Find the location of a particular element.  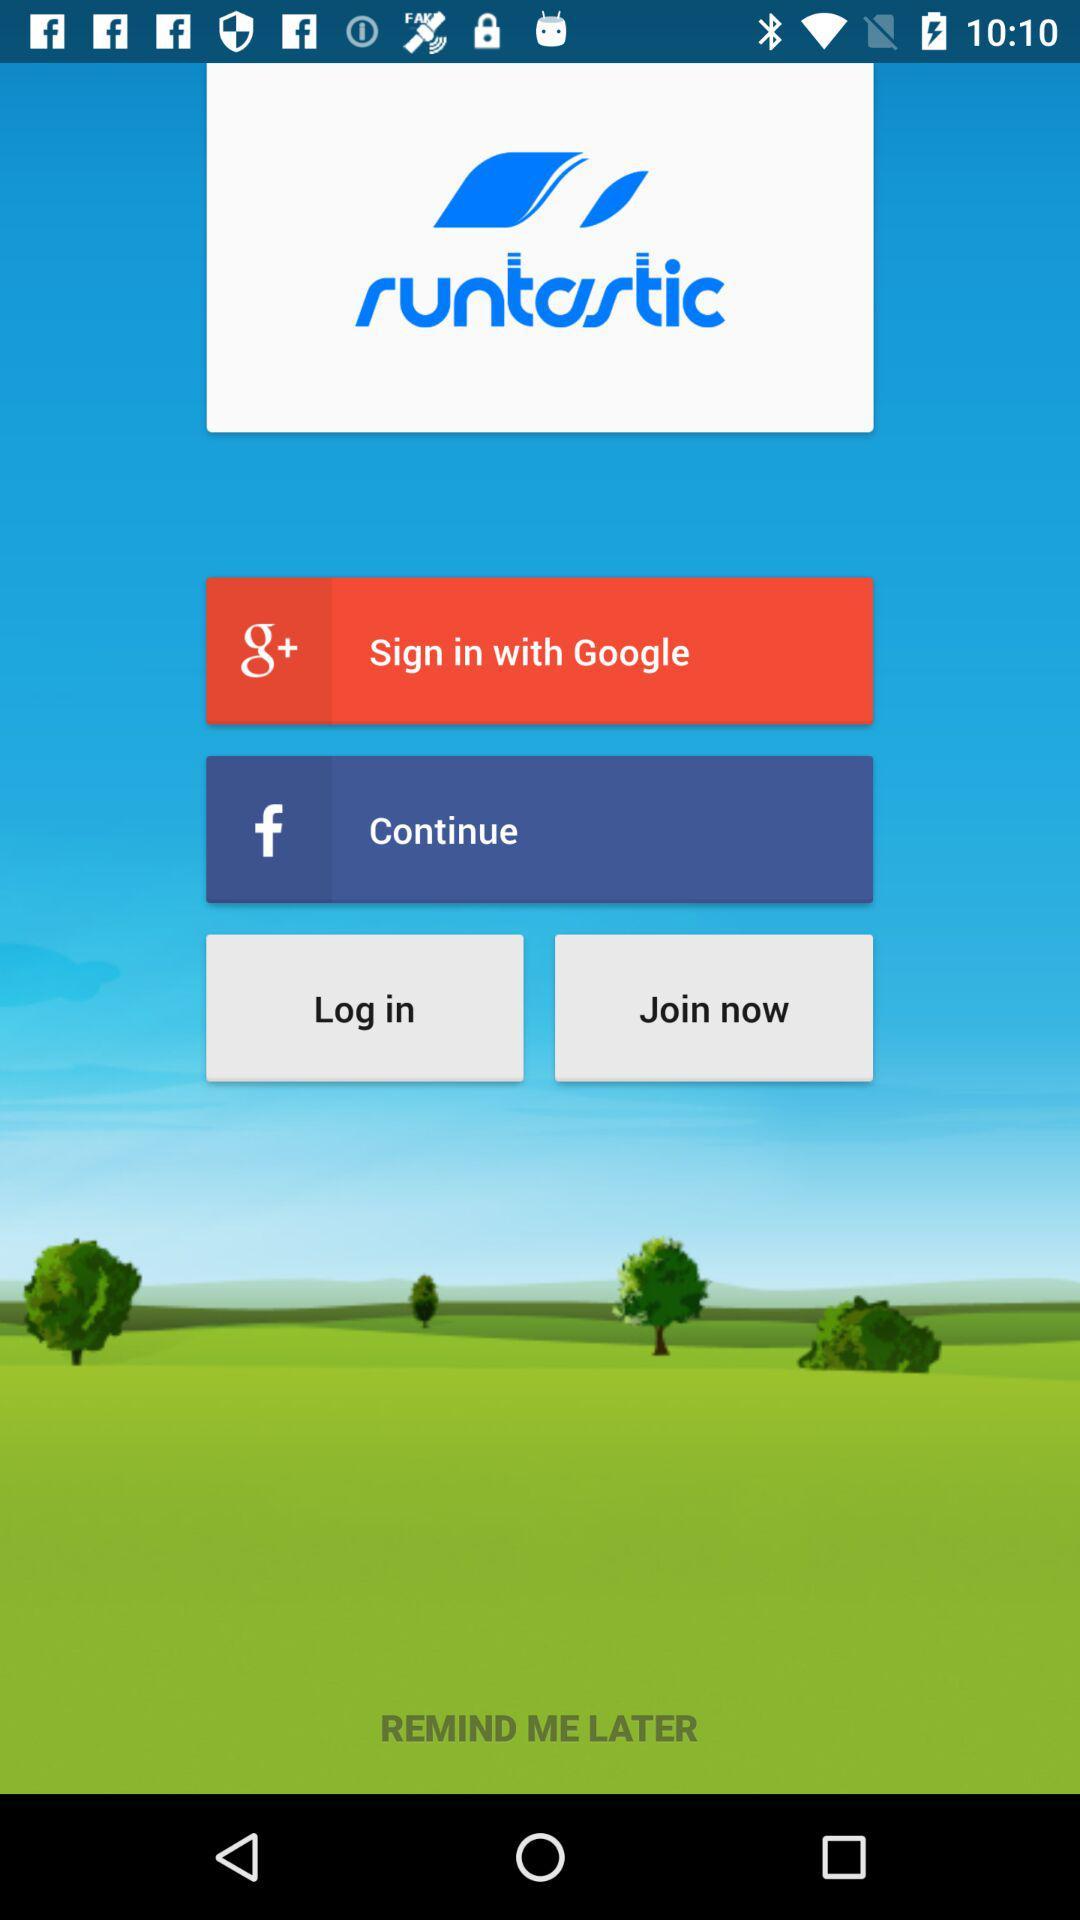

the item to the left of join now item is located at coordinates (364, 1008).